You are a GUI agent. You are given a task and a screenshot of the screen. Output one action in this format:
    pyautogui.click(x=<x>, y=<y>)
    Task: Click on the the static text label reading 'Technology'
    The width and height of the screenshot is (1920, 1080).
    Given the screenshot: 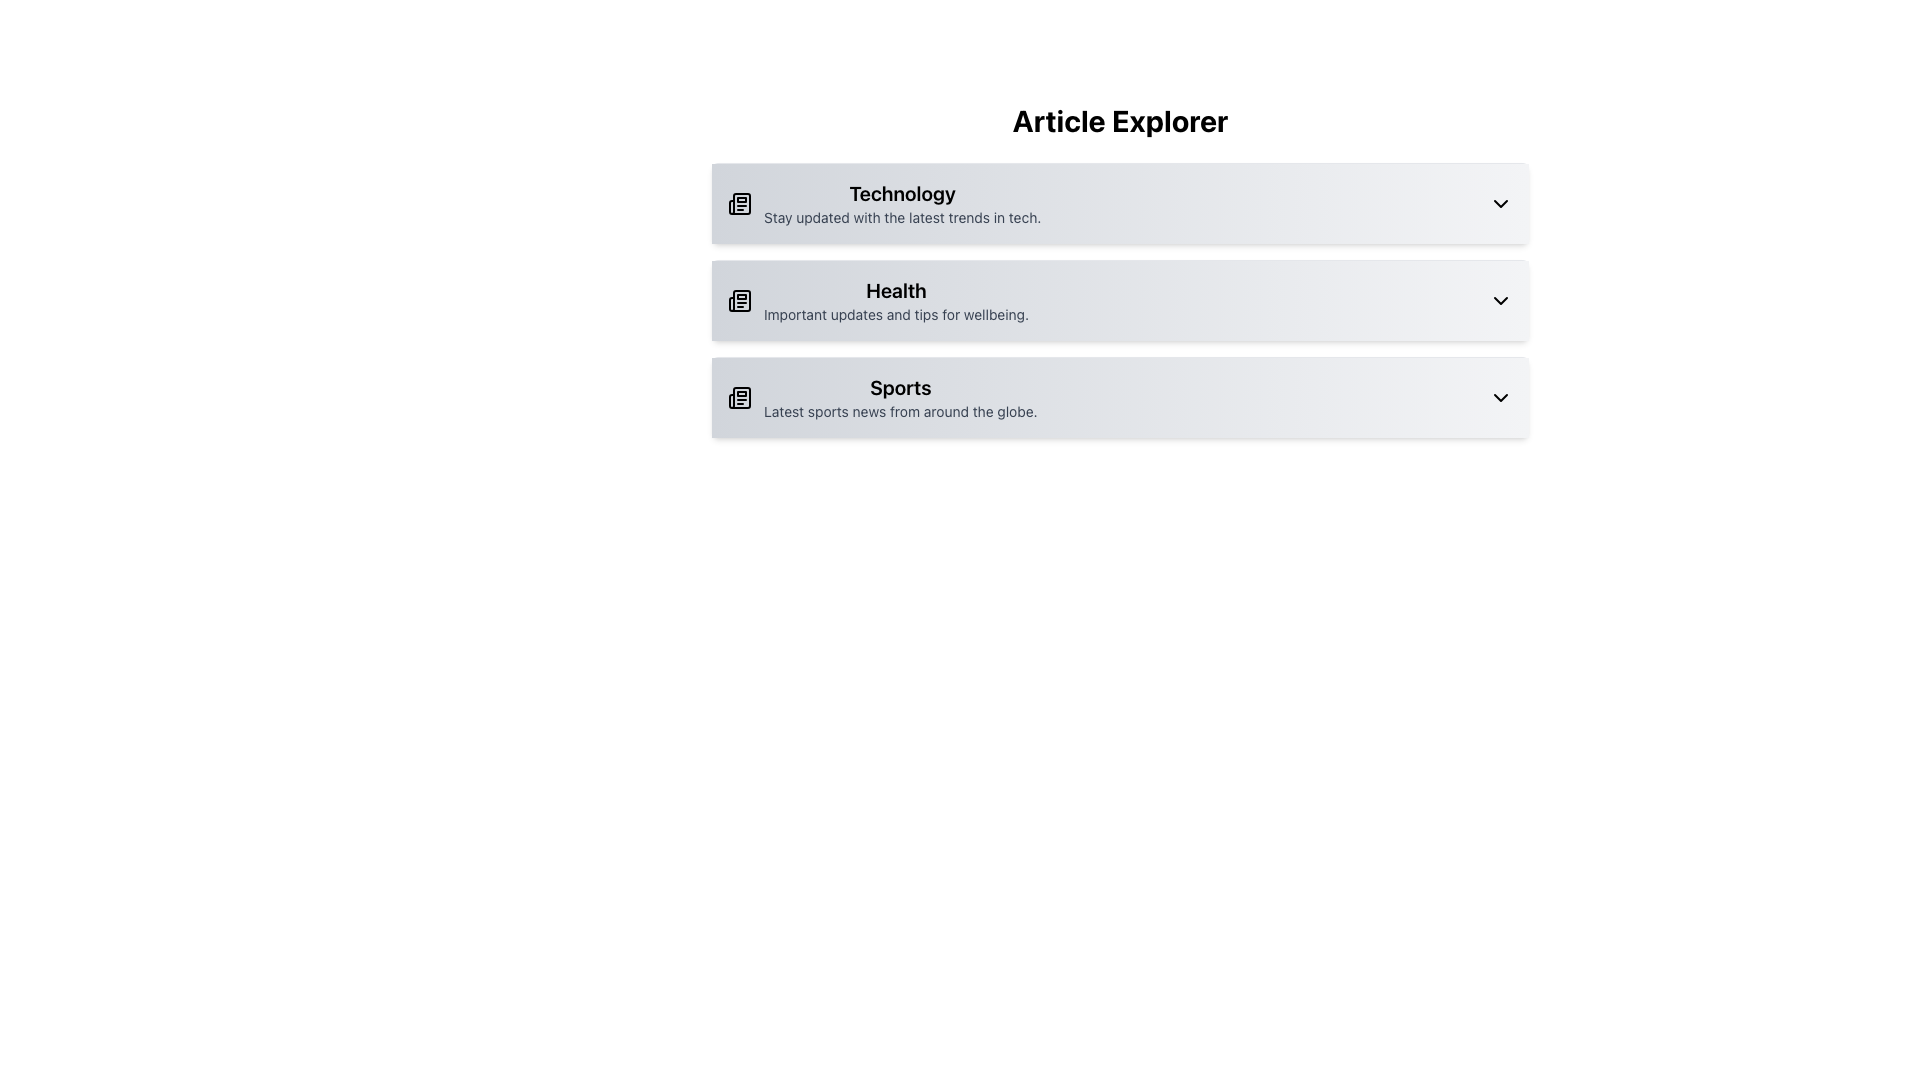 What is the action you would take?
    pyautogui.click(x=901, y=193)
    